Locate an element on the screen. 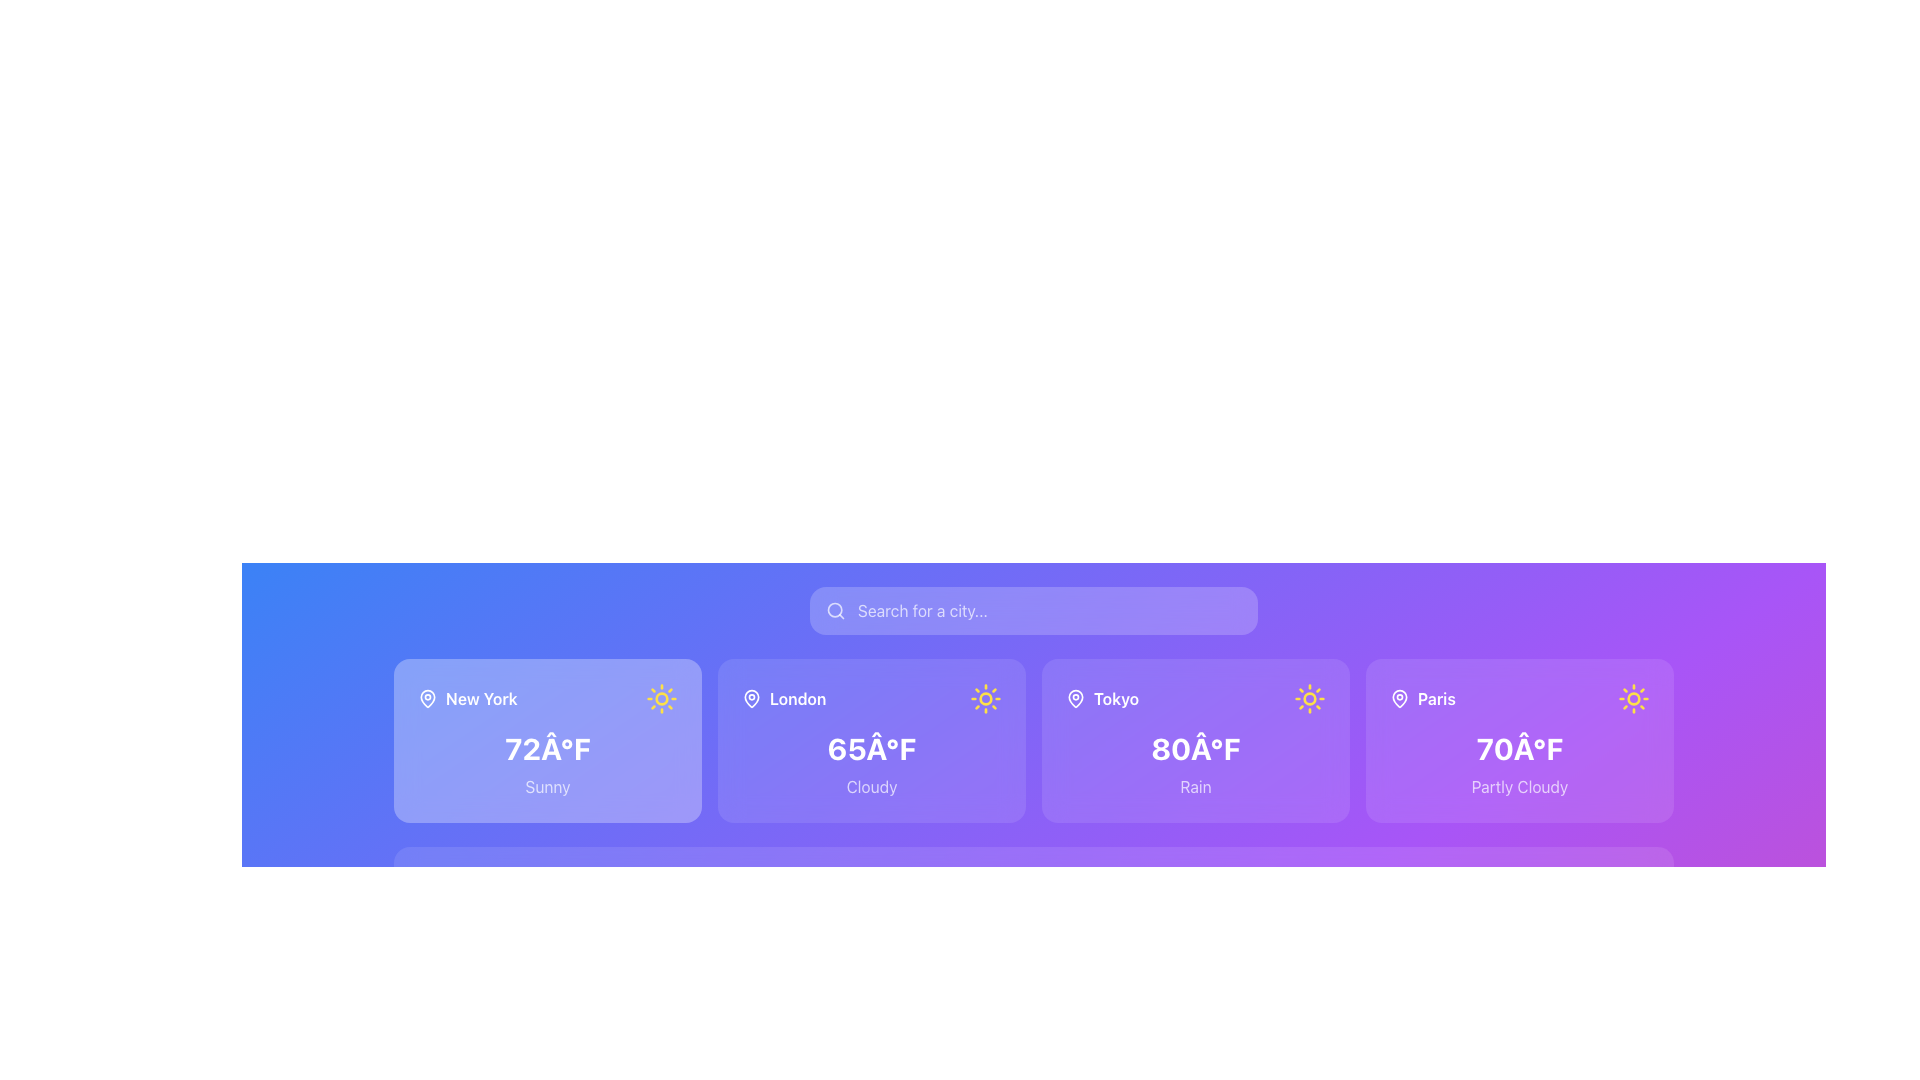 The image size is (1920, 1080). the sunny weather icon located within the 'London' card, positioned to the right of the temperature information is located at coordinates (985, 697).